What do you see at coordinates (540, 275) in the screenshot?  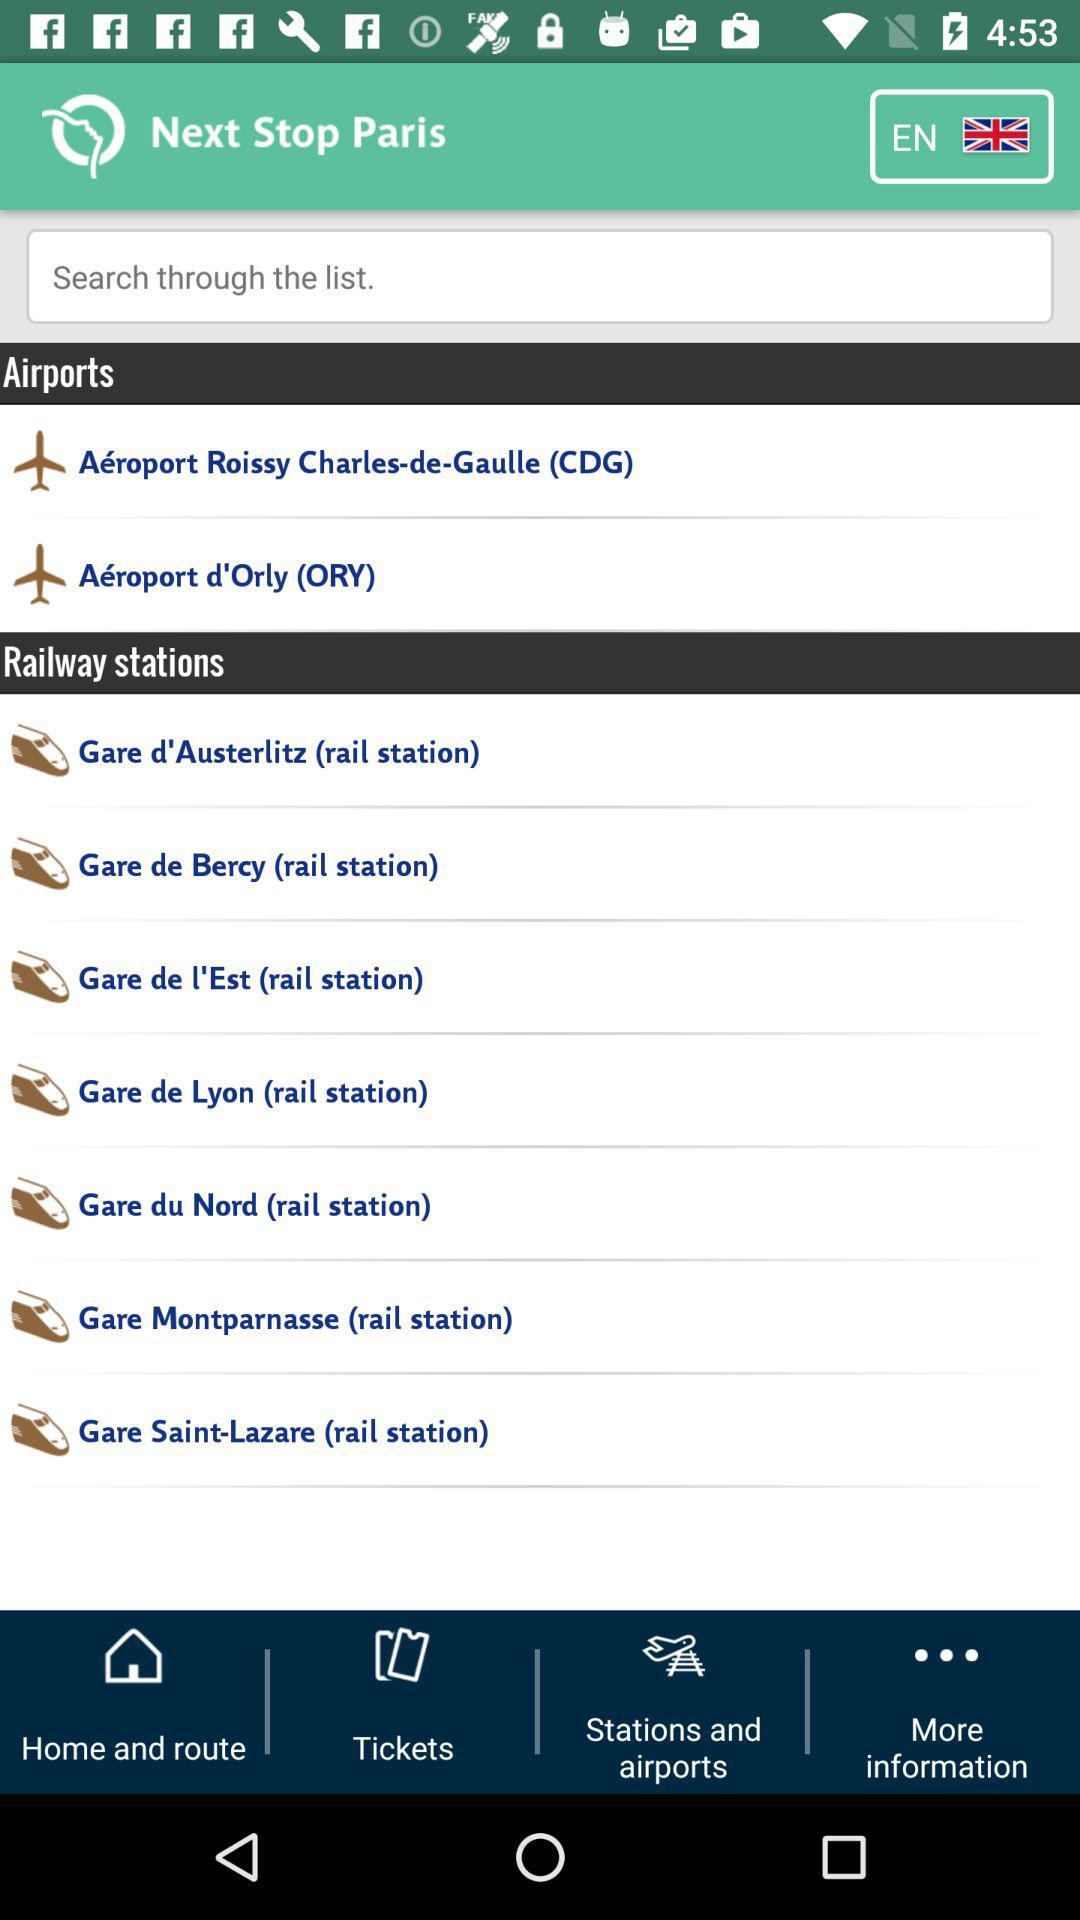 I see `the item above airports icon` at bounding box center [540, 275].